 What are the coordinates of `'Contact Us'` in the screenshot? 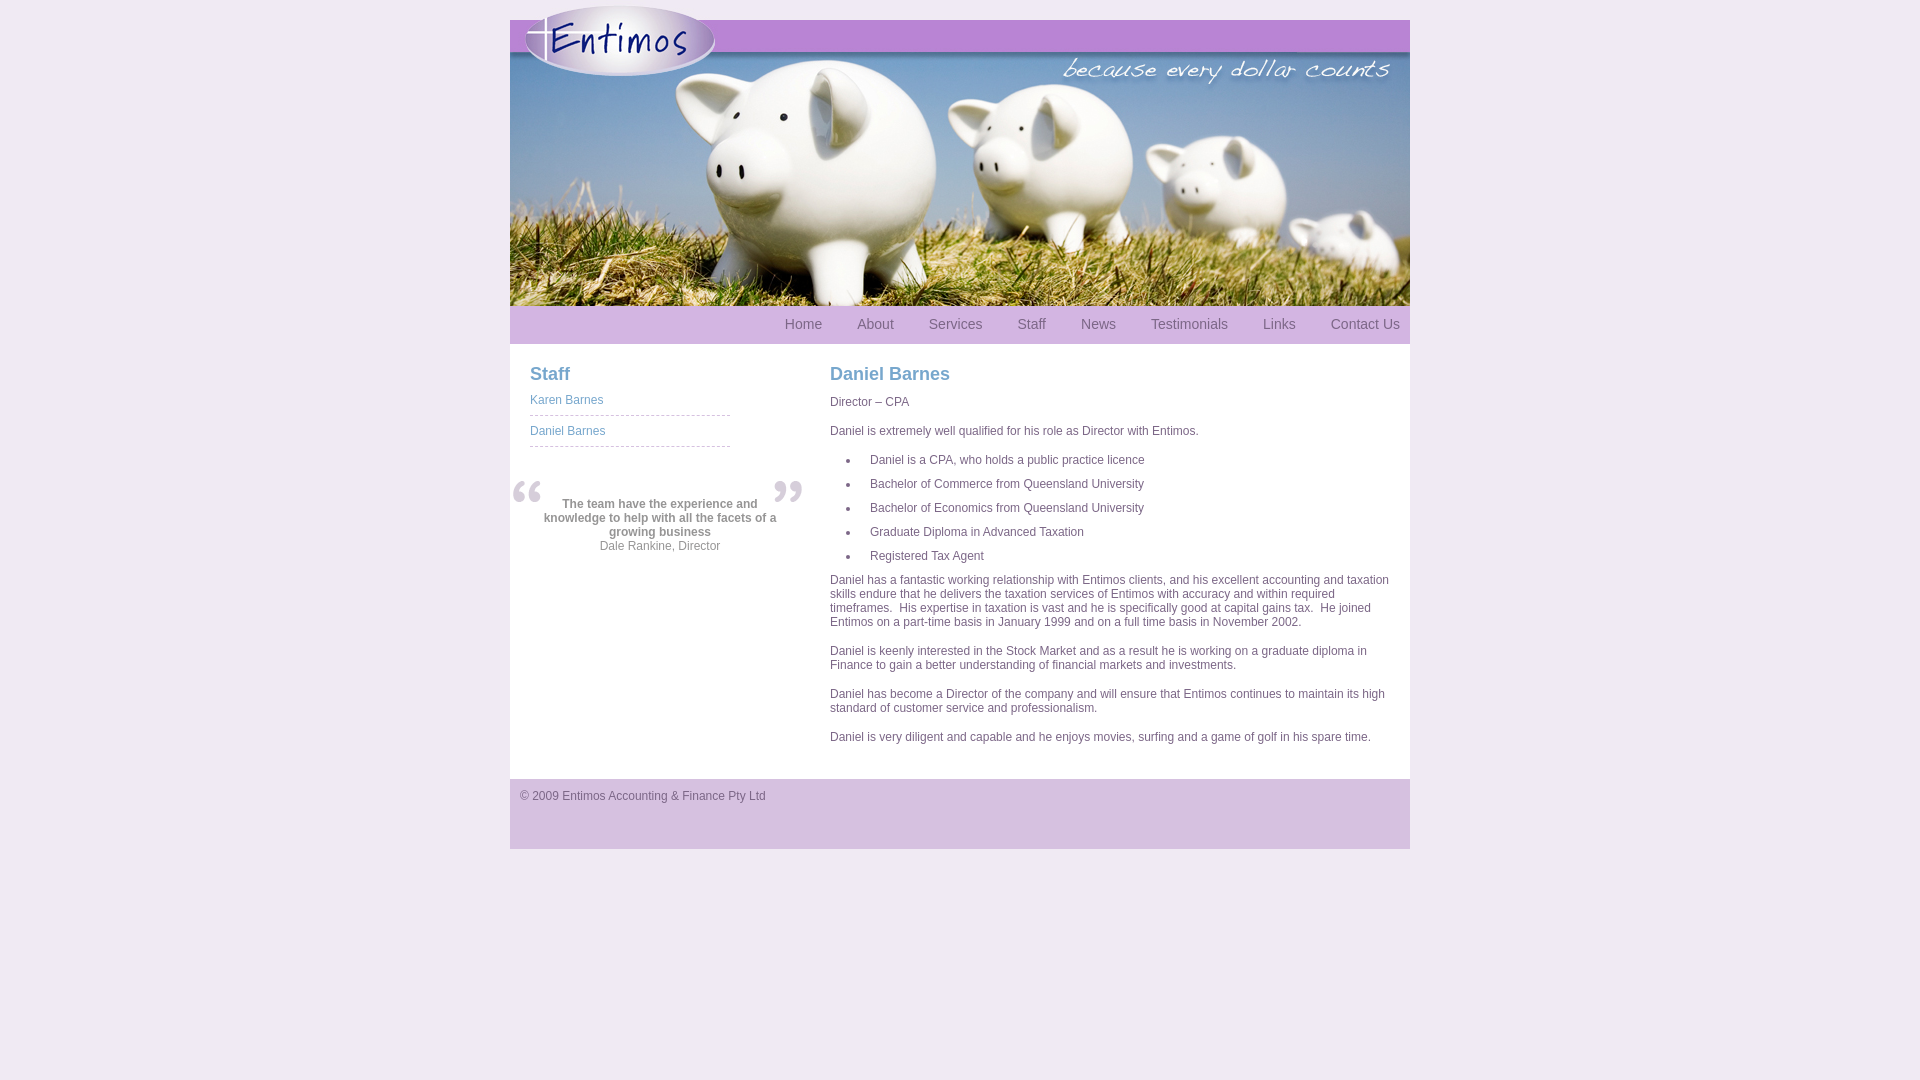 It's located at (1364, 323).